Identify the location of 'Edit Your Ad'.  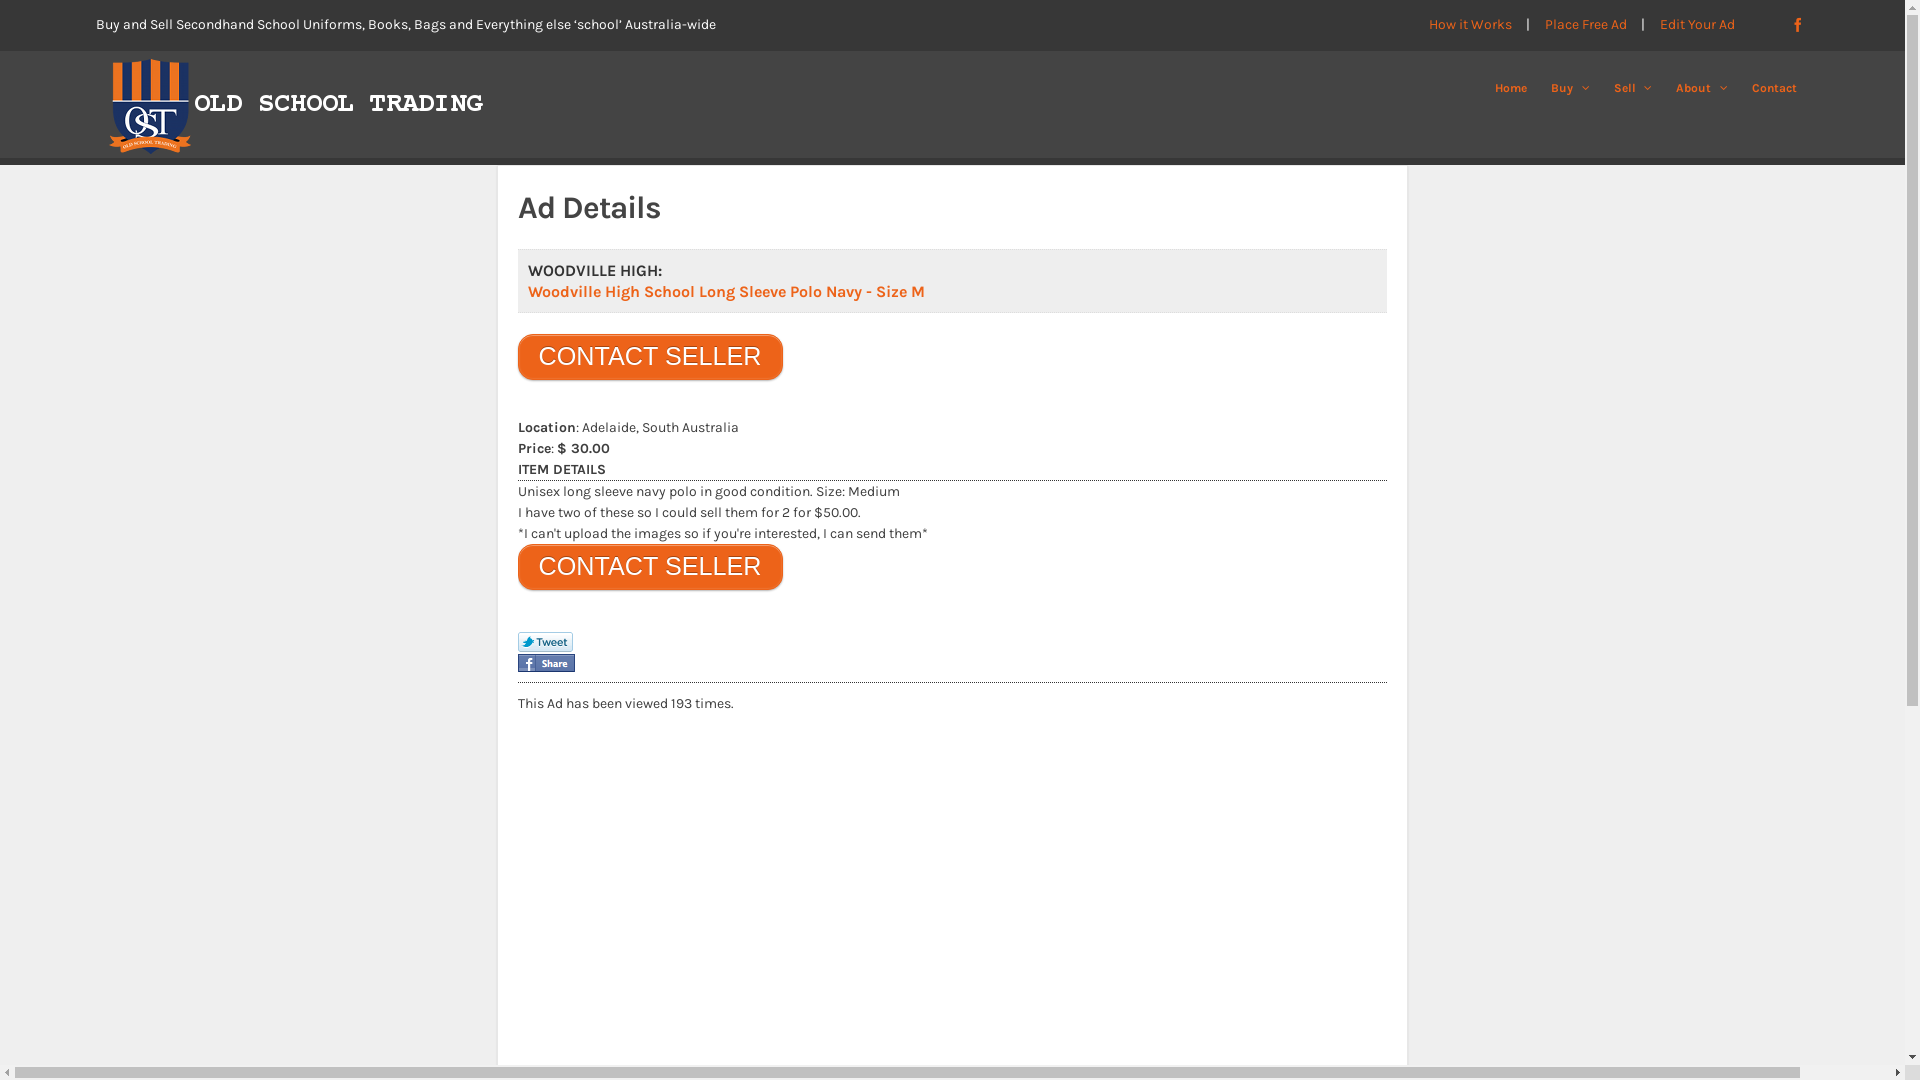
(1697, 24).